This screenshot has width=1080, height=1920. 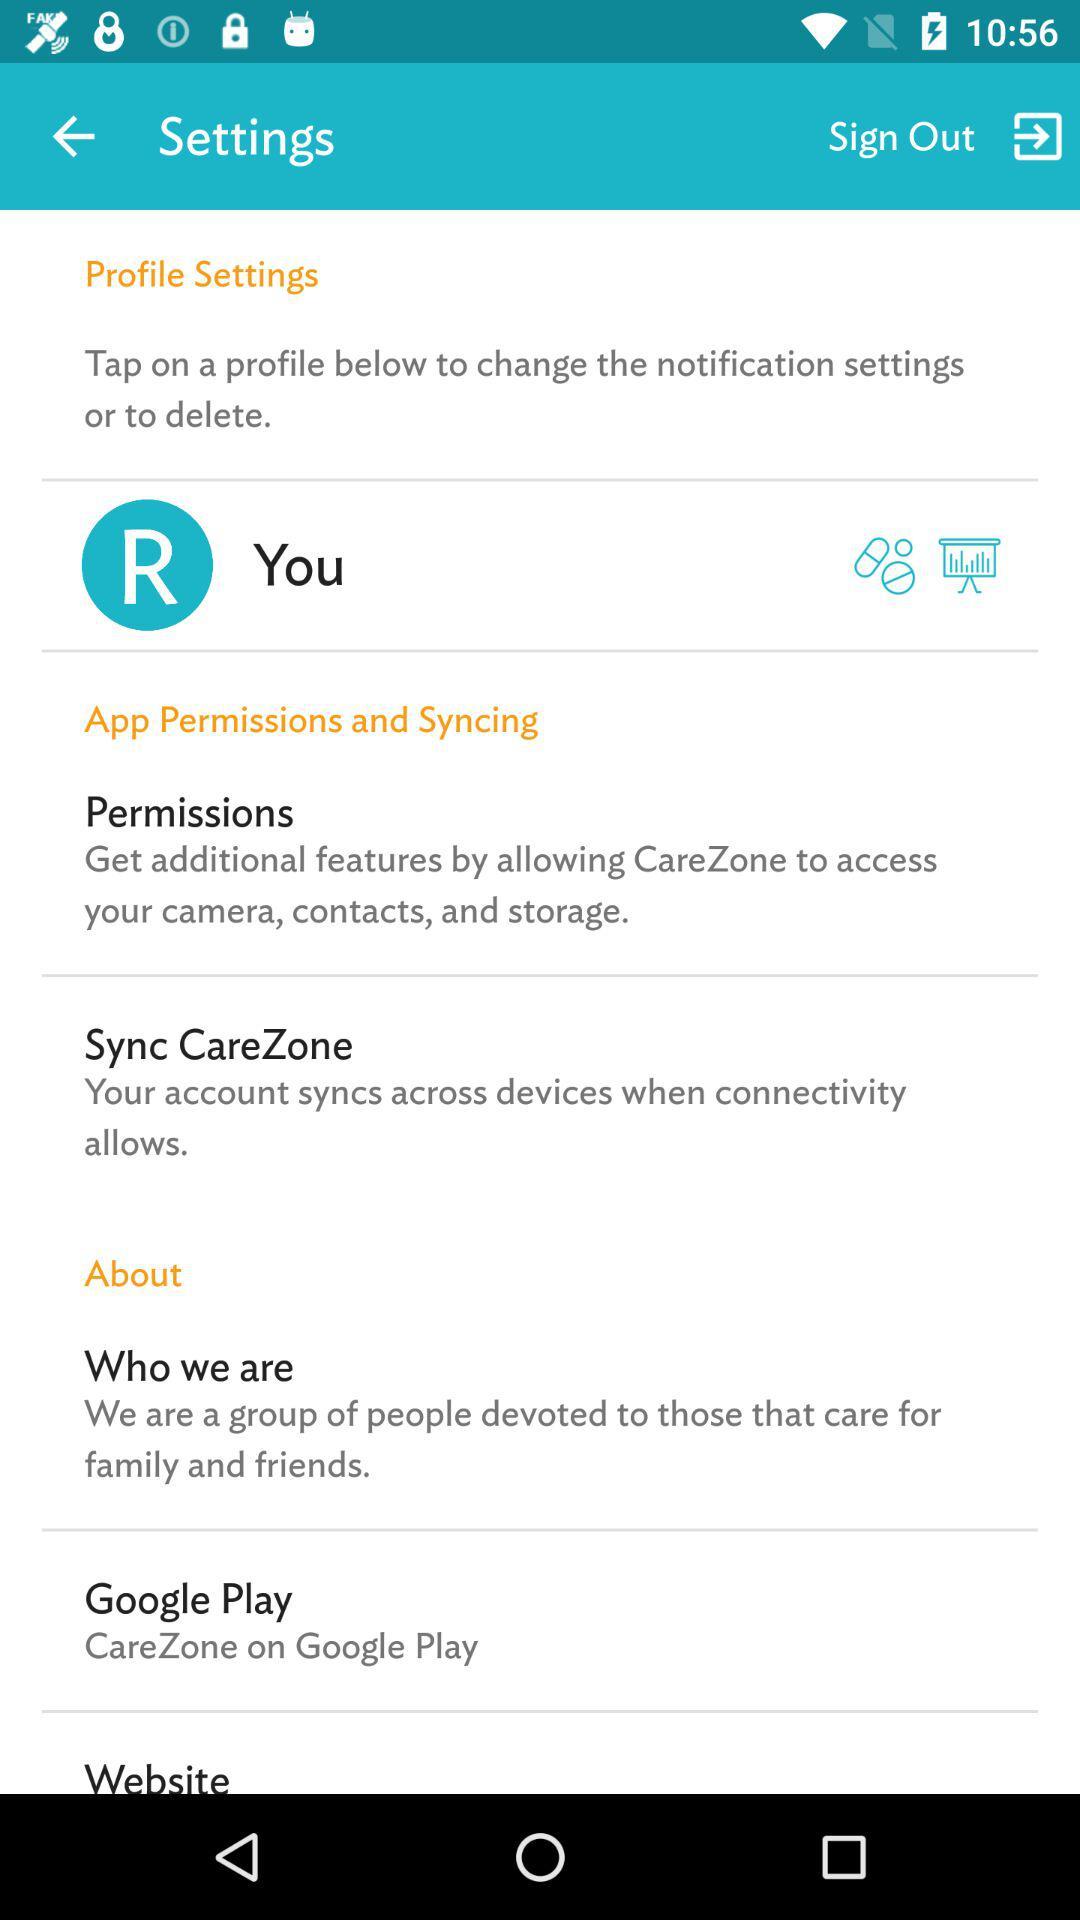 I want to click on the icon below the profile settings, so click(x=540, y=388).